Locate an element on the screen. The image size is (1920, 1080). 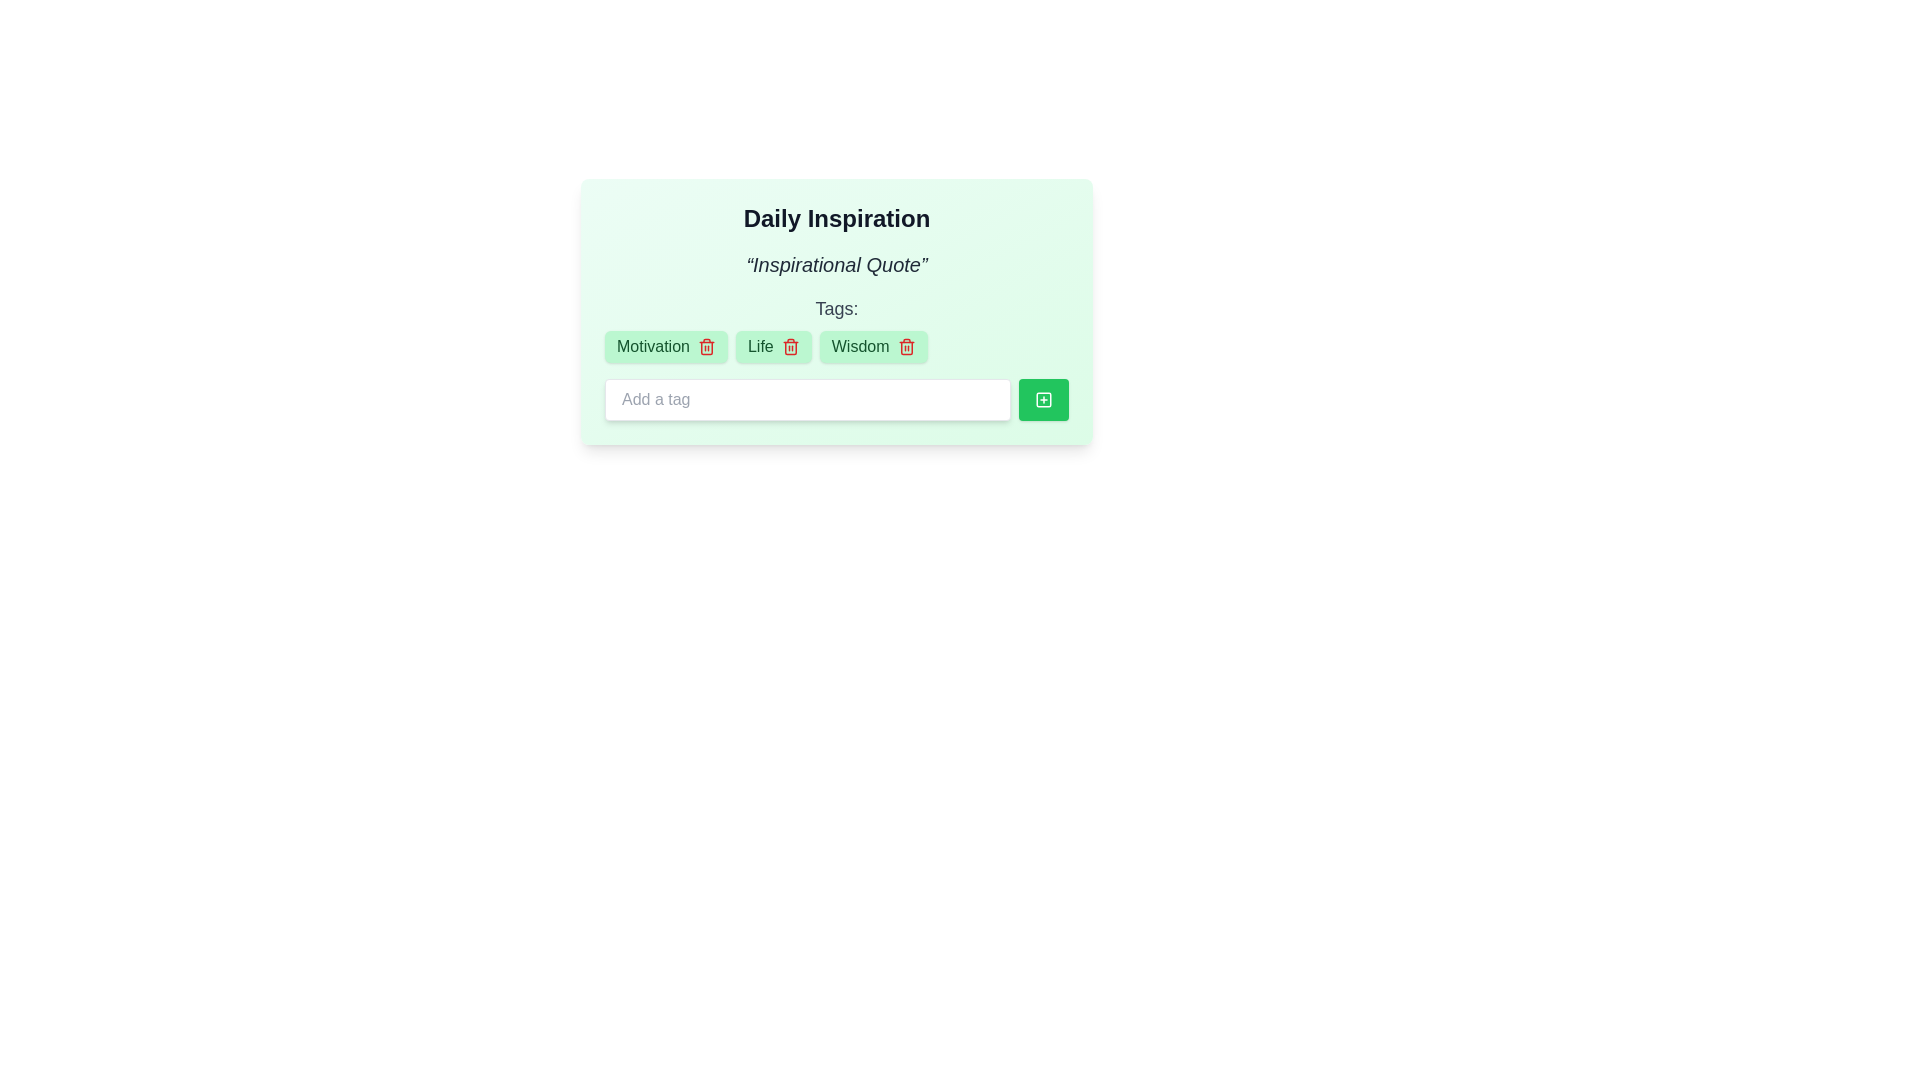
the trash icon is located at coordinates (873, 346).